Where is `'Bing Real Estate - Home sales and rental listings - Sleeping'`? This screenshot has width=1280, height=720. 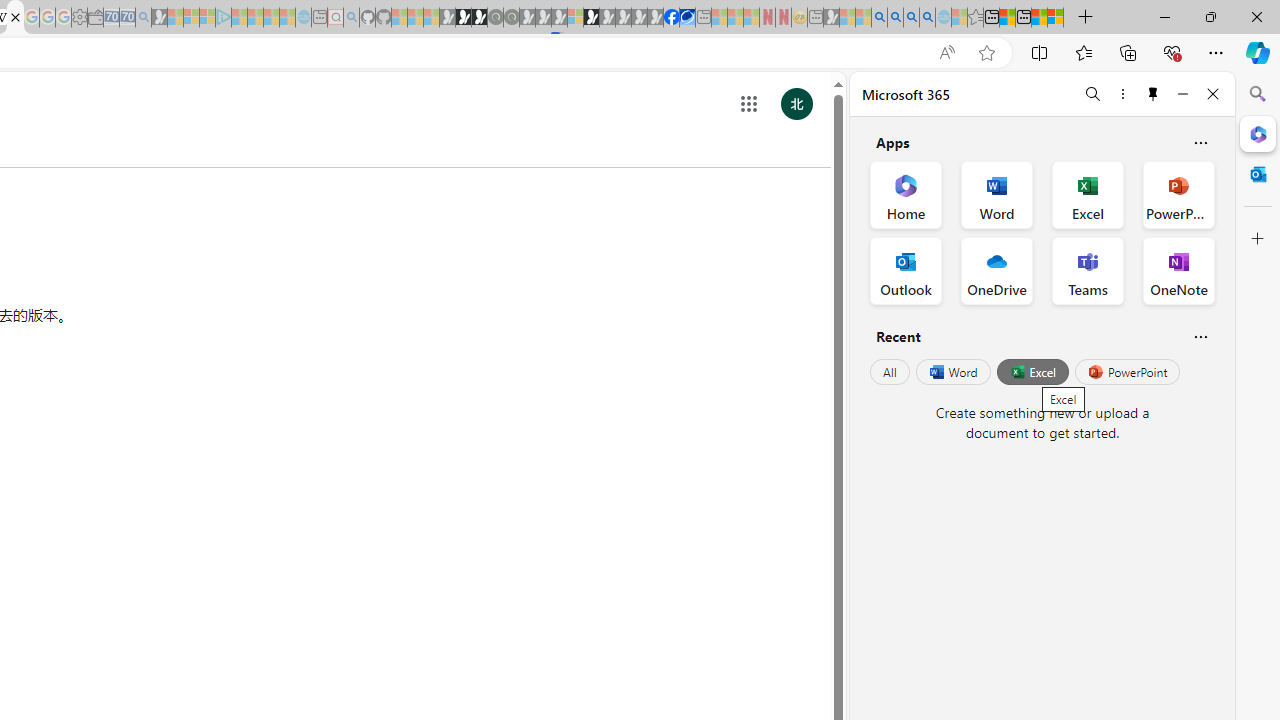
'Bing Real Estate - Home sales and rental listings - Sleeping' is located at coordinates (142, 17).